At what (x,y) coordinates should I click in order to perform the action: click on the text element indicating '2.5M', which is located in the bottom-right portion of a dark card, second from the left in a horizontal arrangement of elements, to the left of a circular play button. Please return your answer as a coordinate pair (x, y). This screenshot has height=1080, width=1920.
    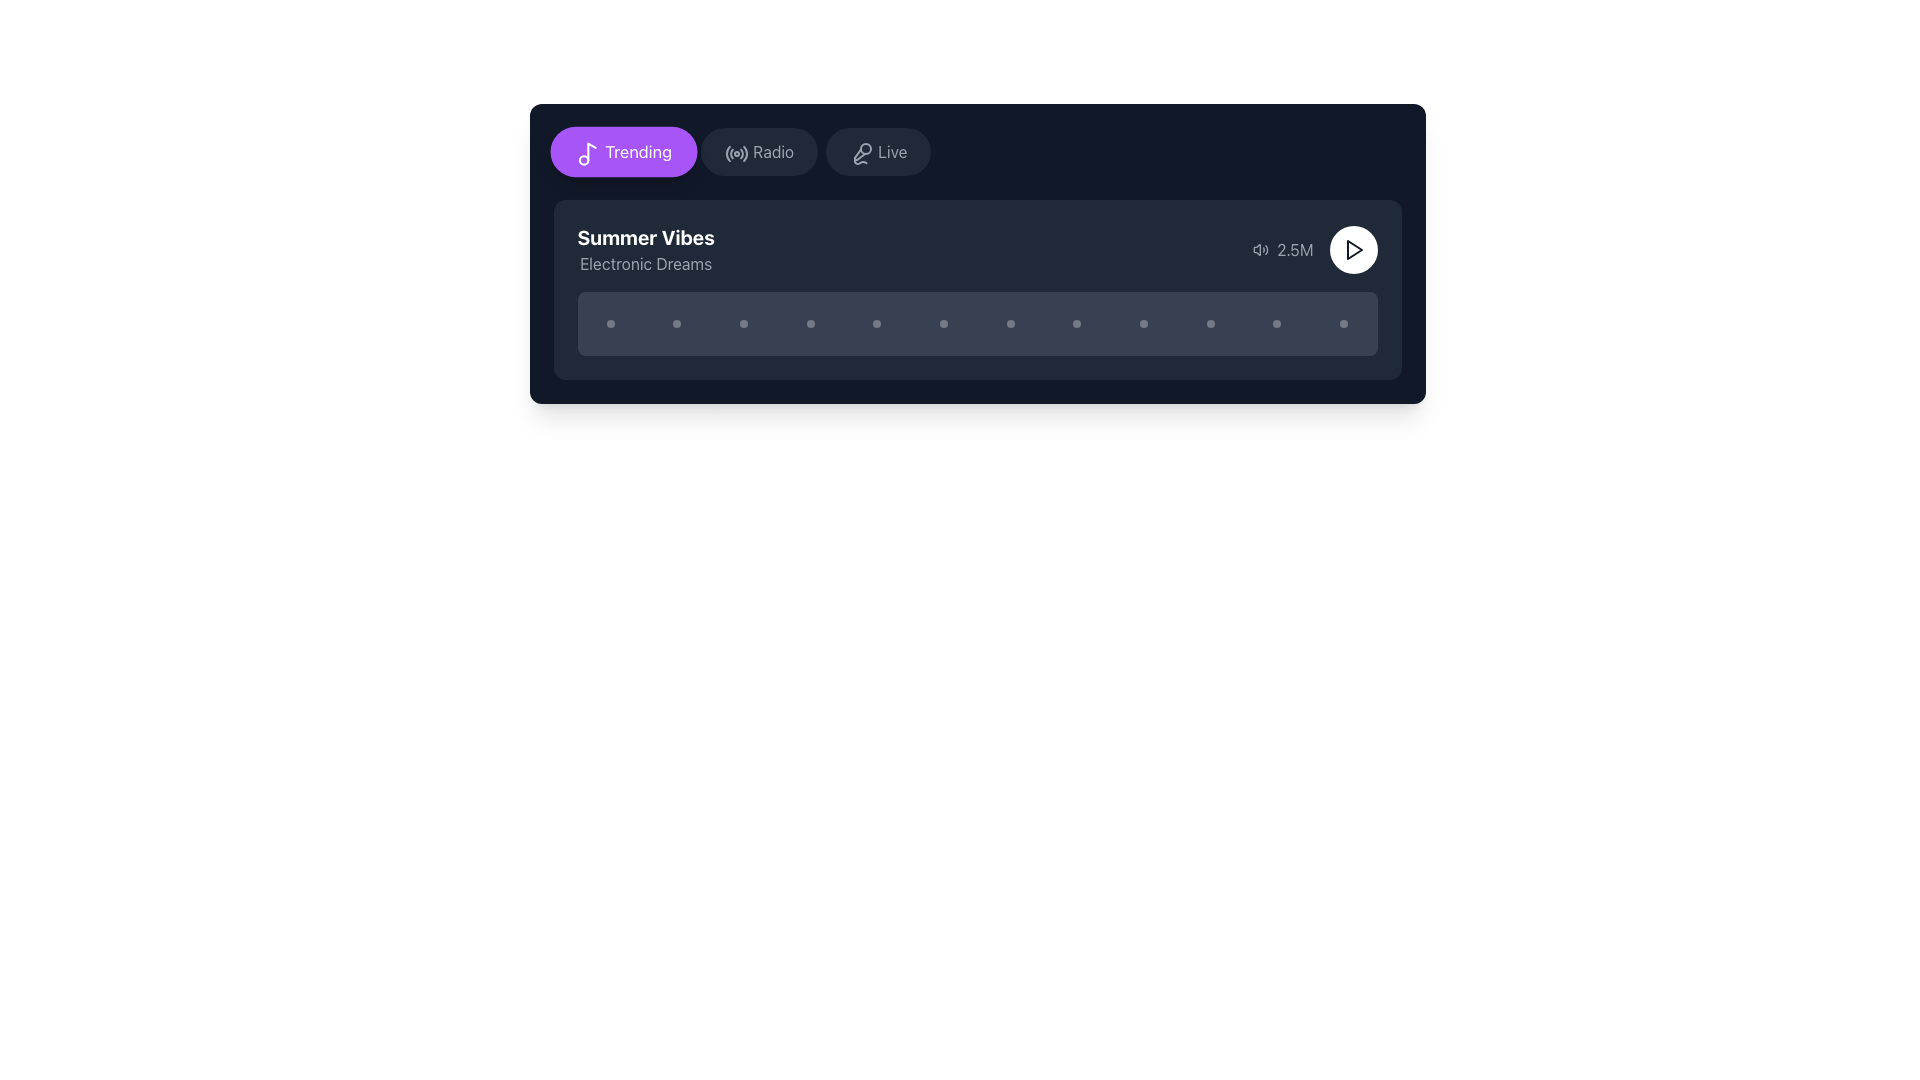
    Looking at the image, I should click on (1283, 249).